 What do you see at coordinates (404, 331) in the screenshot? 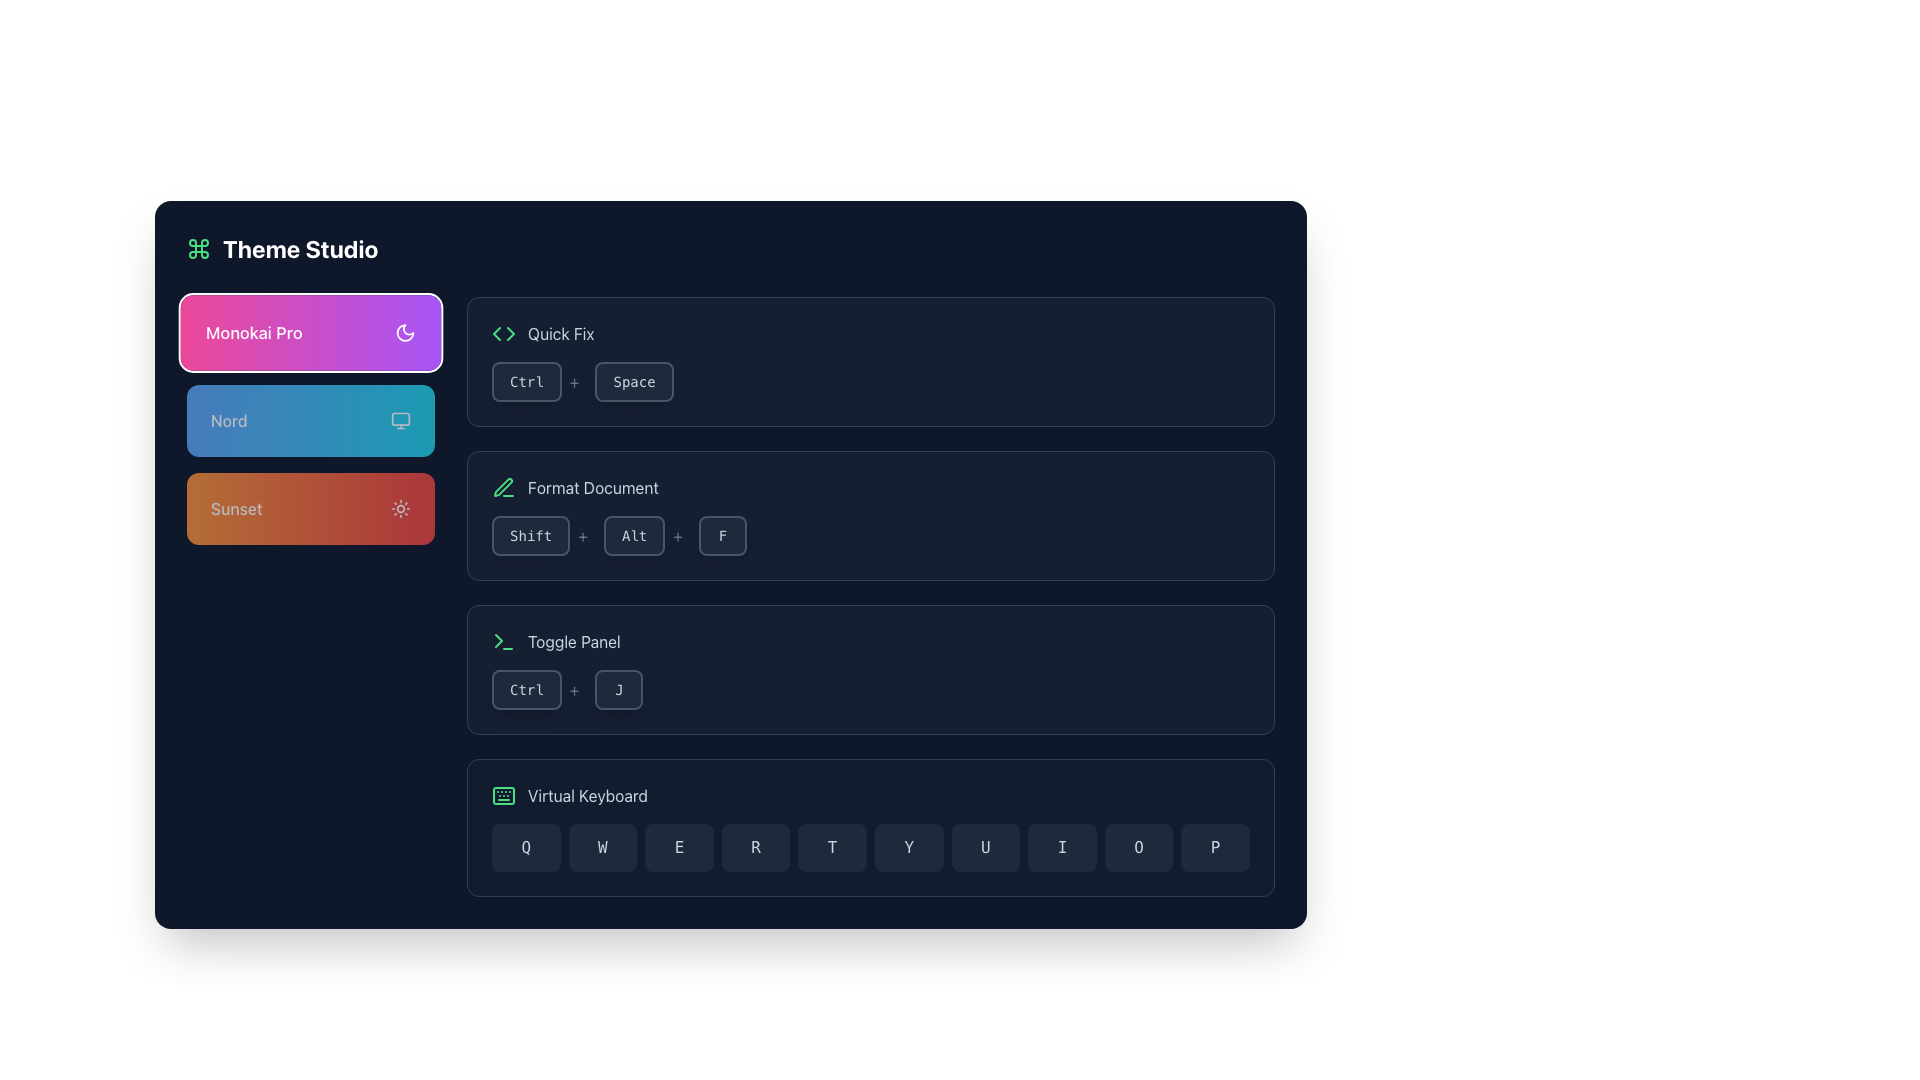
I see `the crescent moon-shaped icon in the 'Monokai Pro' theme panel` at bounding box center [404, 331].